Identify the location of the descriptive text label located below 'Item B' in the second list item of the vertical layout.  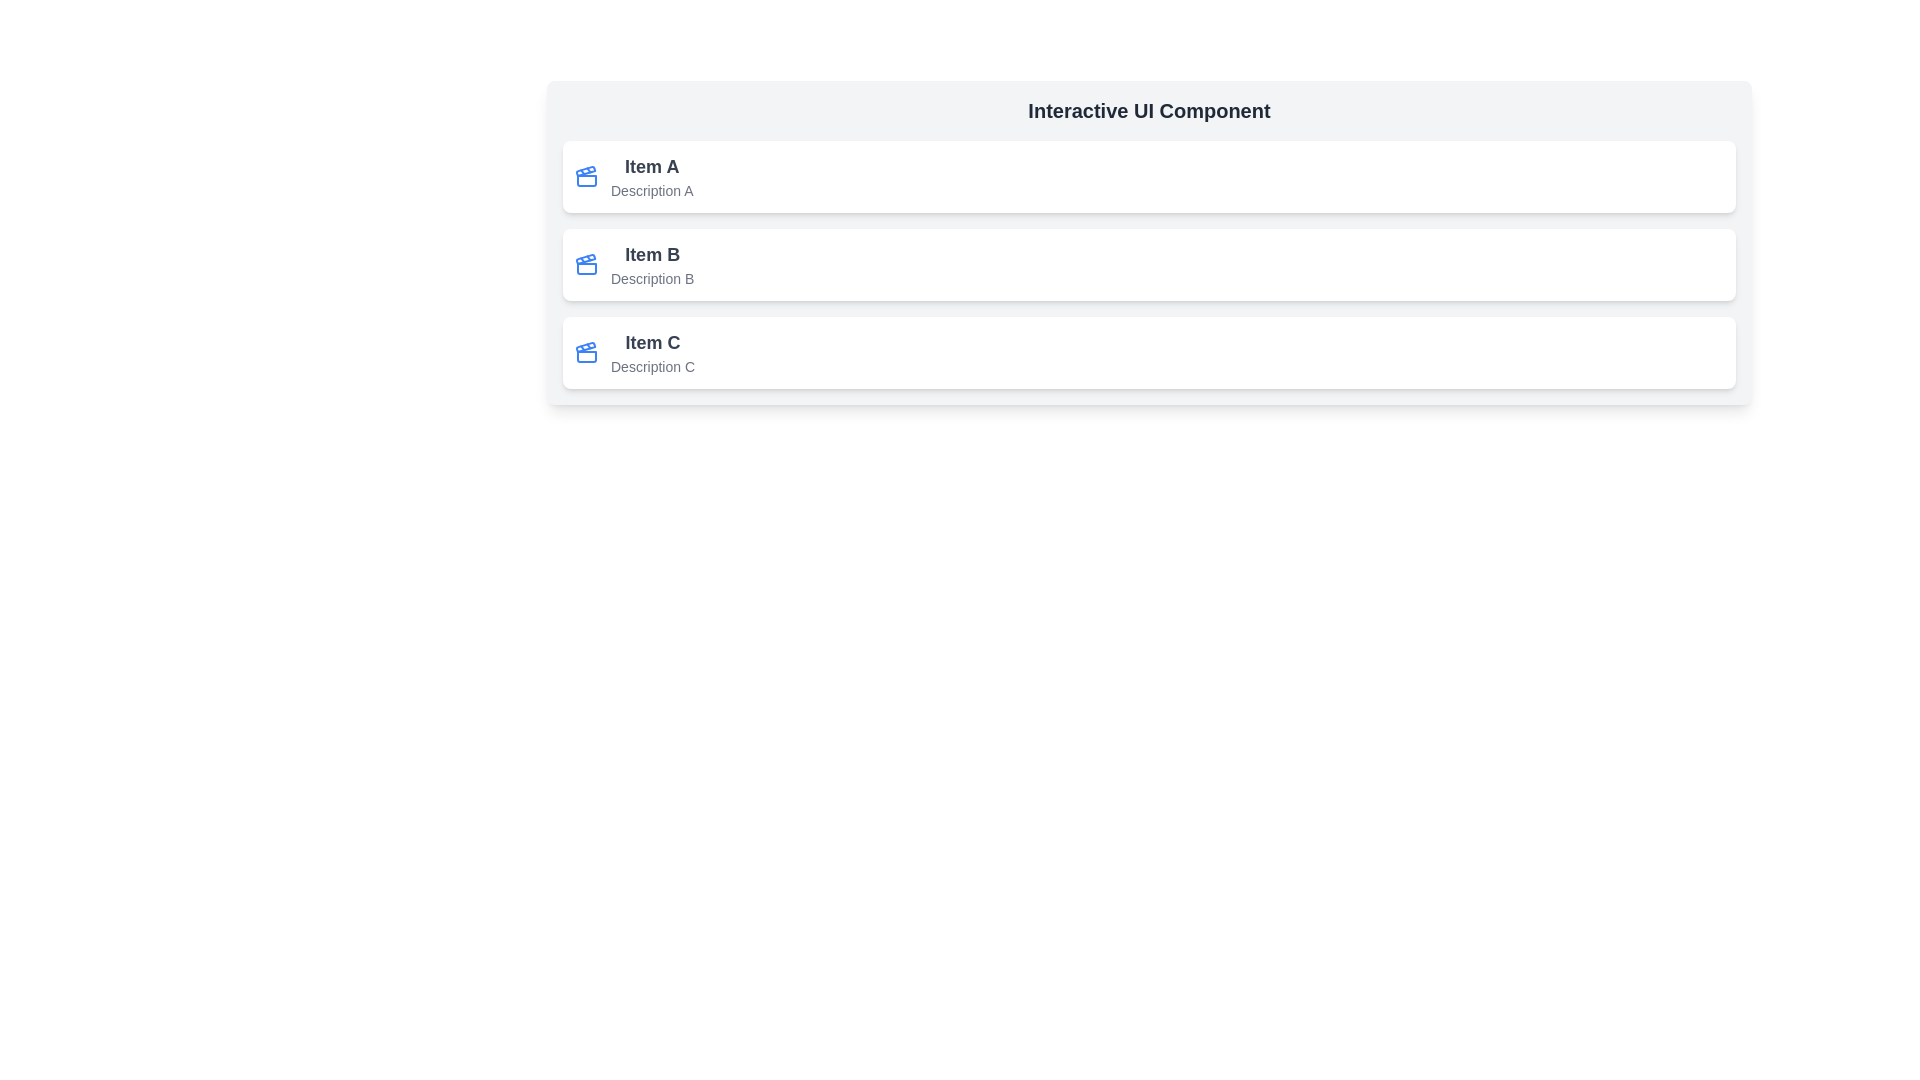
(652, 278).